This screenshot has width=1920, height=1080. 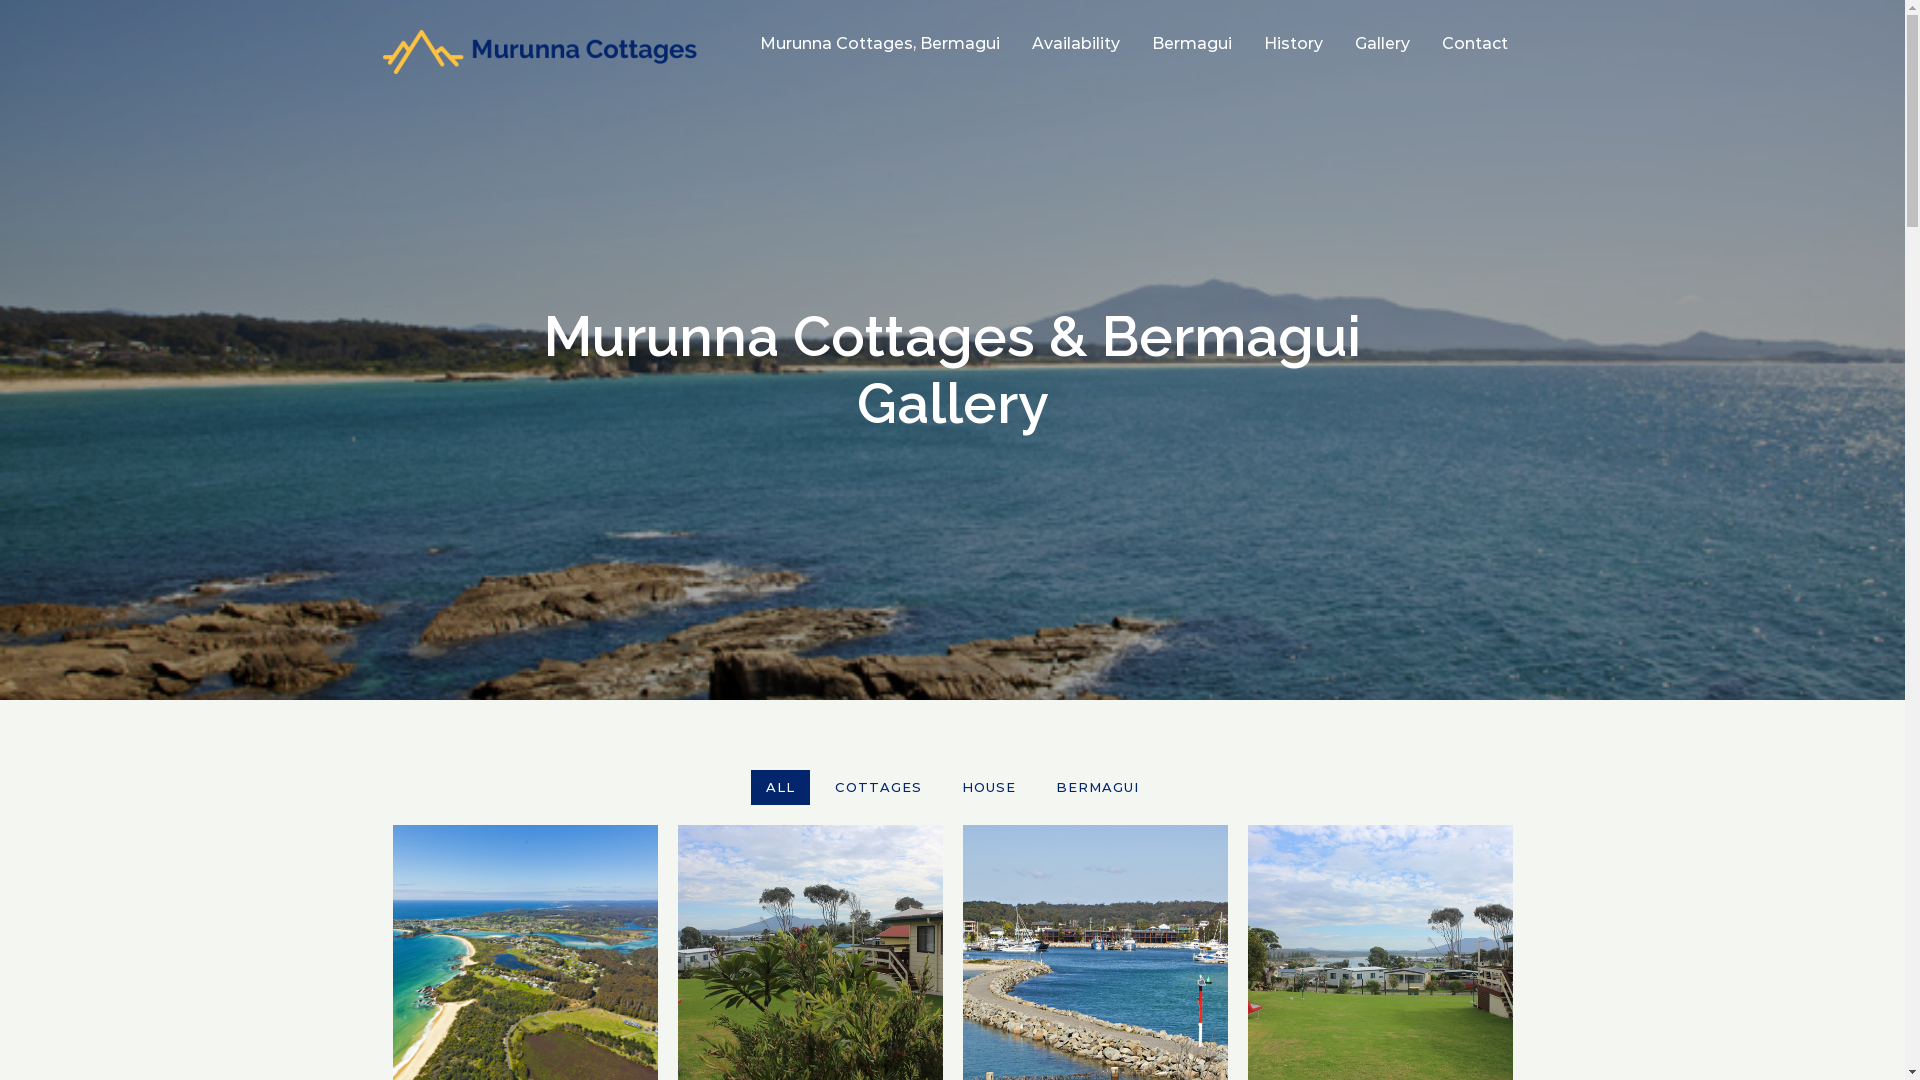 What do you see at coordinates (1474, 43) in the screenshot?
I see `'Contact'` at bounding box center [1474, 43].